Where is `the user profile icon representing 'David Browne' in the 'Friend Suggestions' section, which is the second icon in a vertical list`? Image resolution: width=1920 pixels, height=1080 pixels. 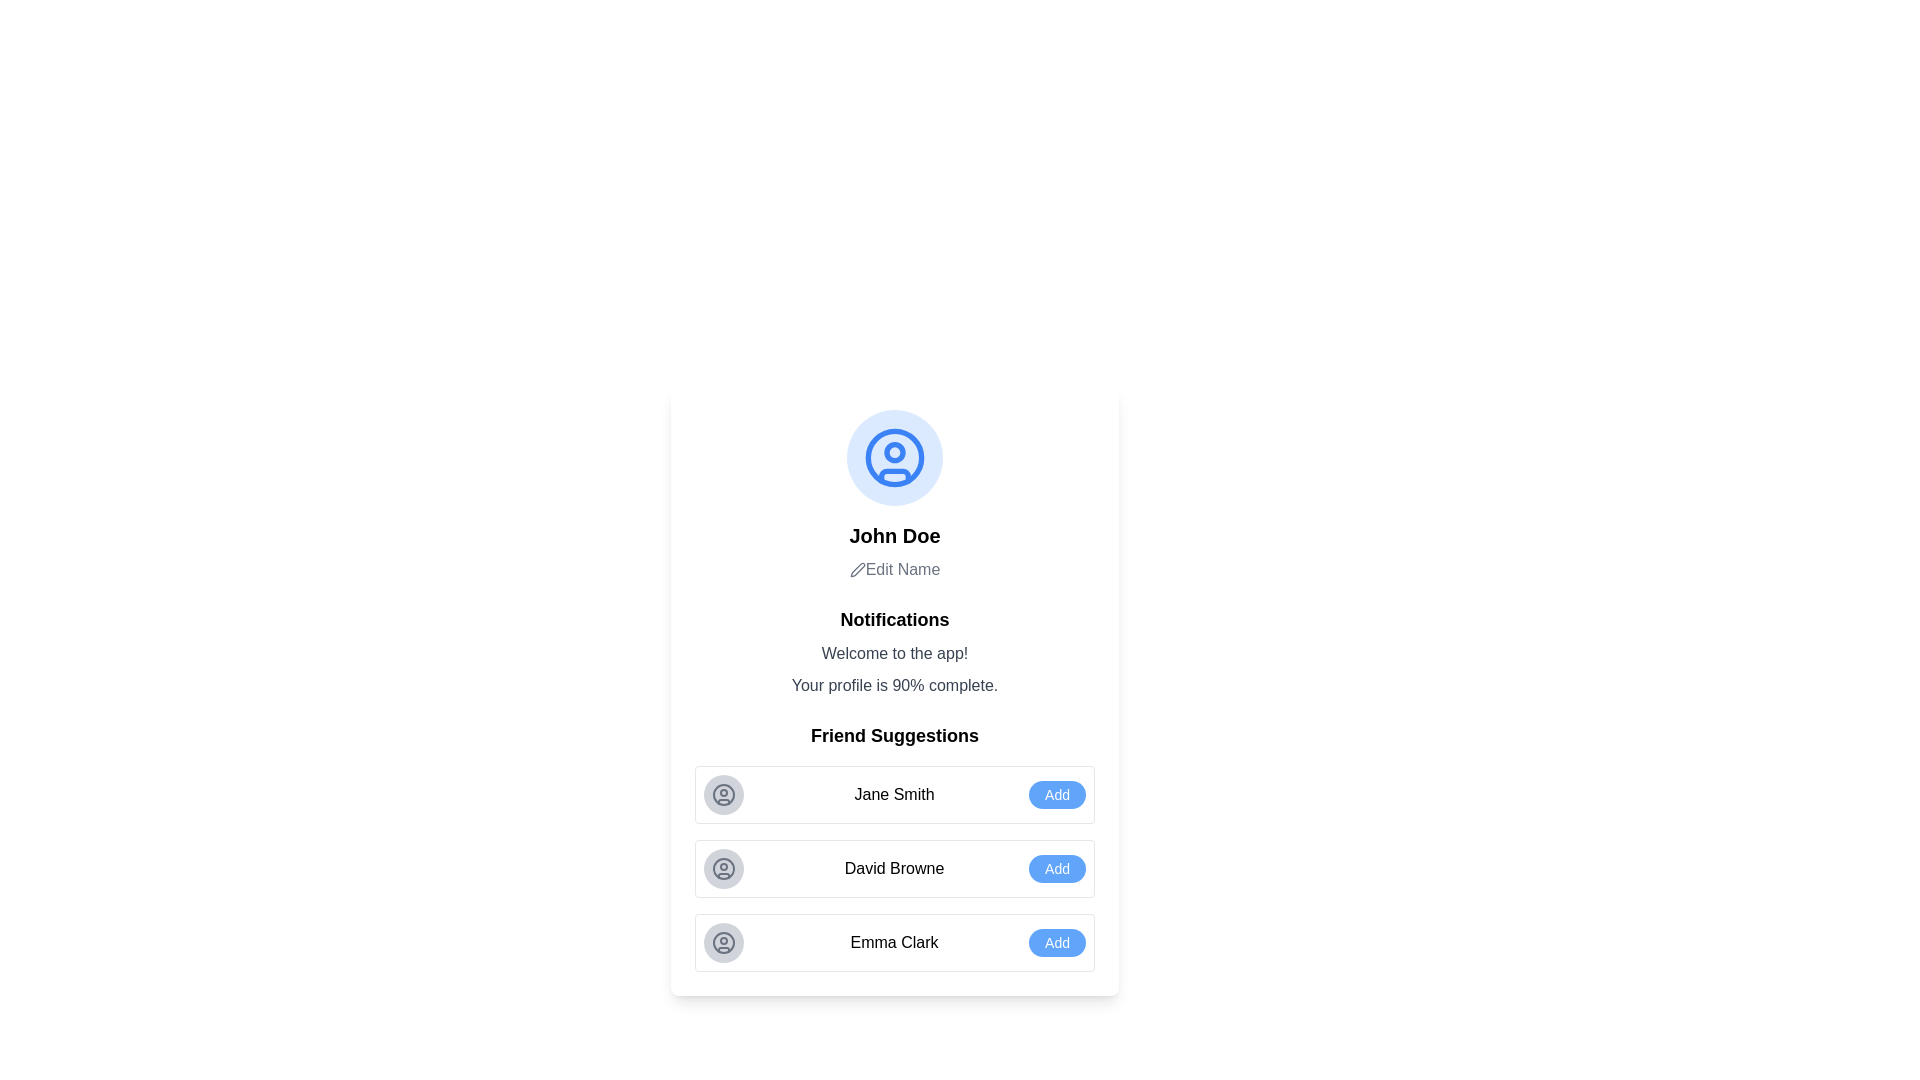
the user profile icon representing 'David Browne' in the 'Friend Suggestions' section, which is the second icon in a vertical list is located at coordinates (723, 867).